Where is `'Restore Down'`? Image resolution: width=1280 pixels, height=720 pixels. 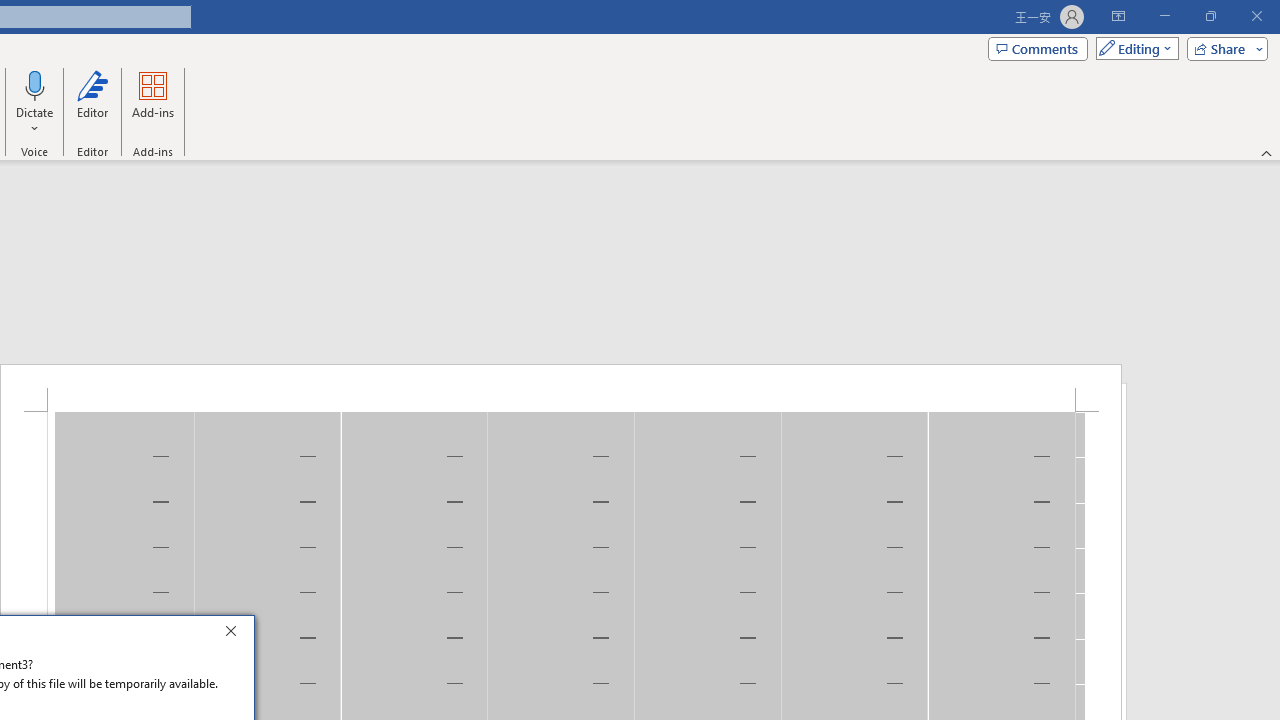 'Restore Down' is located at coordinates (1209, 16).